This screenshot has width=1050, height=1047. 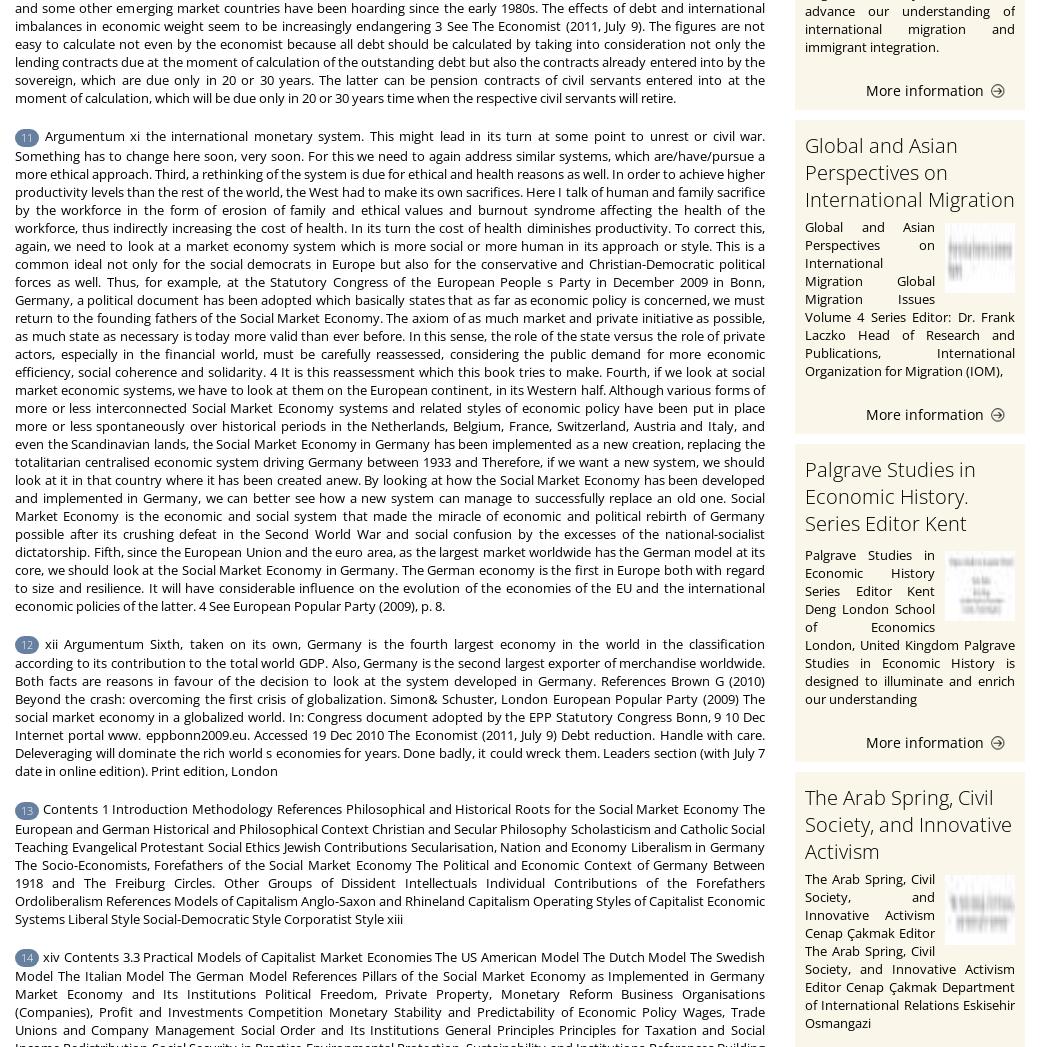 I want to click on 'The Arab Spring, Civil Society, and Innovative Activism Cenap Çakmak Editor The Arab Spring, Civil Society, and Innovative Activism Editor Cenap Çakmak Department of International Relations Eskisehir Osmangazi', so click(x=804, y=950).